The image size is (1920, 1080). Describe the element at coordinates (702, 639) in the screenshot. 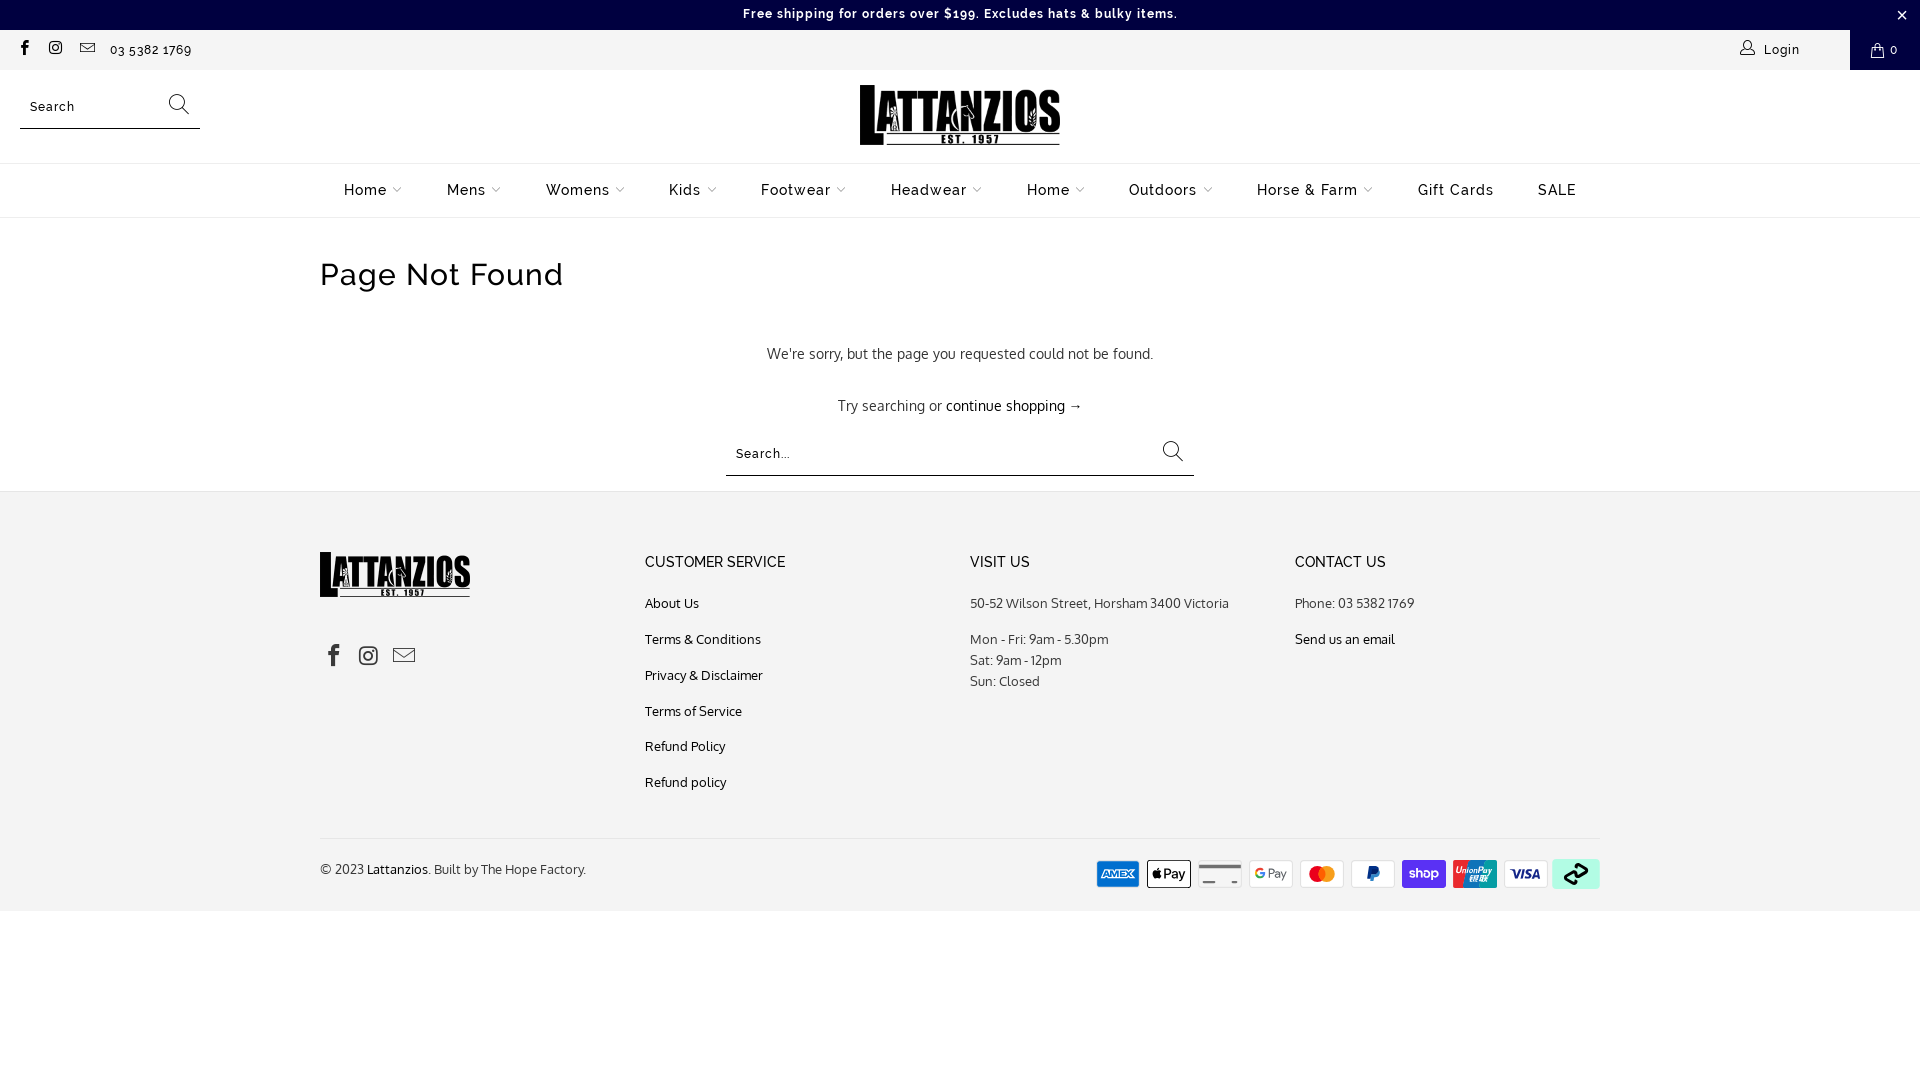

I see `'Terms & Conditions'` at that location.